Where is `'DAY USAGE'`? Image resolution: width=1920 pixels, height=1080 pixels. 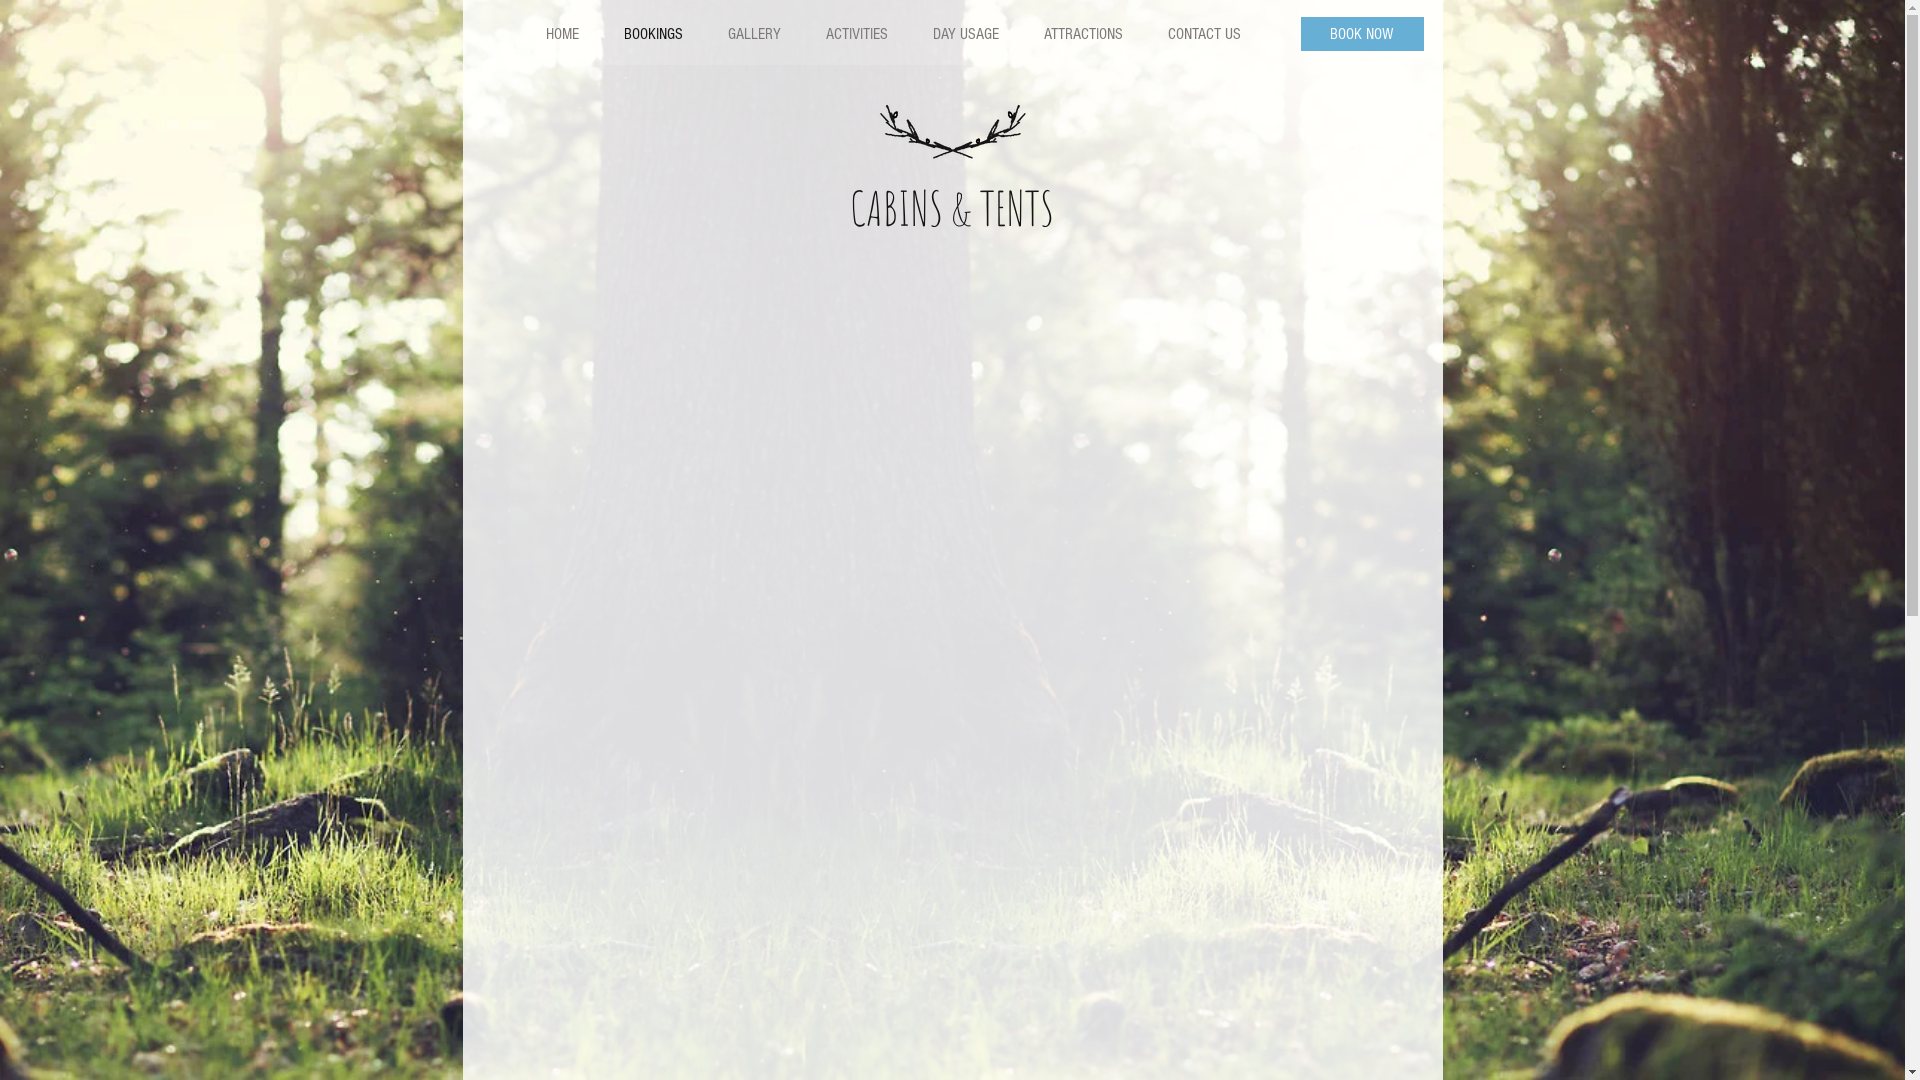
'DAY USAGE' is located at coordinates (965, 34).